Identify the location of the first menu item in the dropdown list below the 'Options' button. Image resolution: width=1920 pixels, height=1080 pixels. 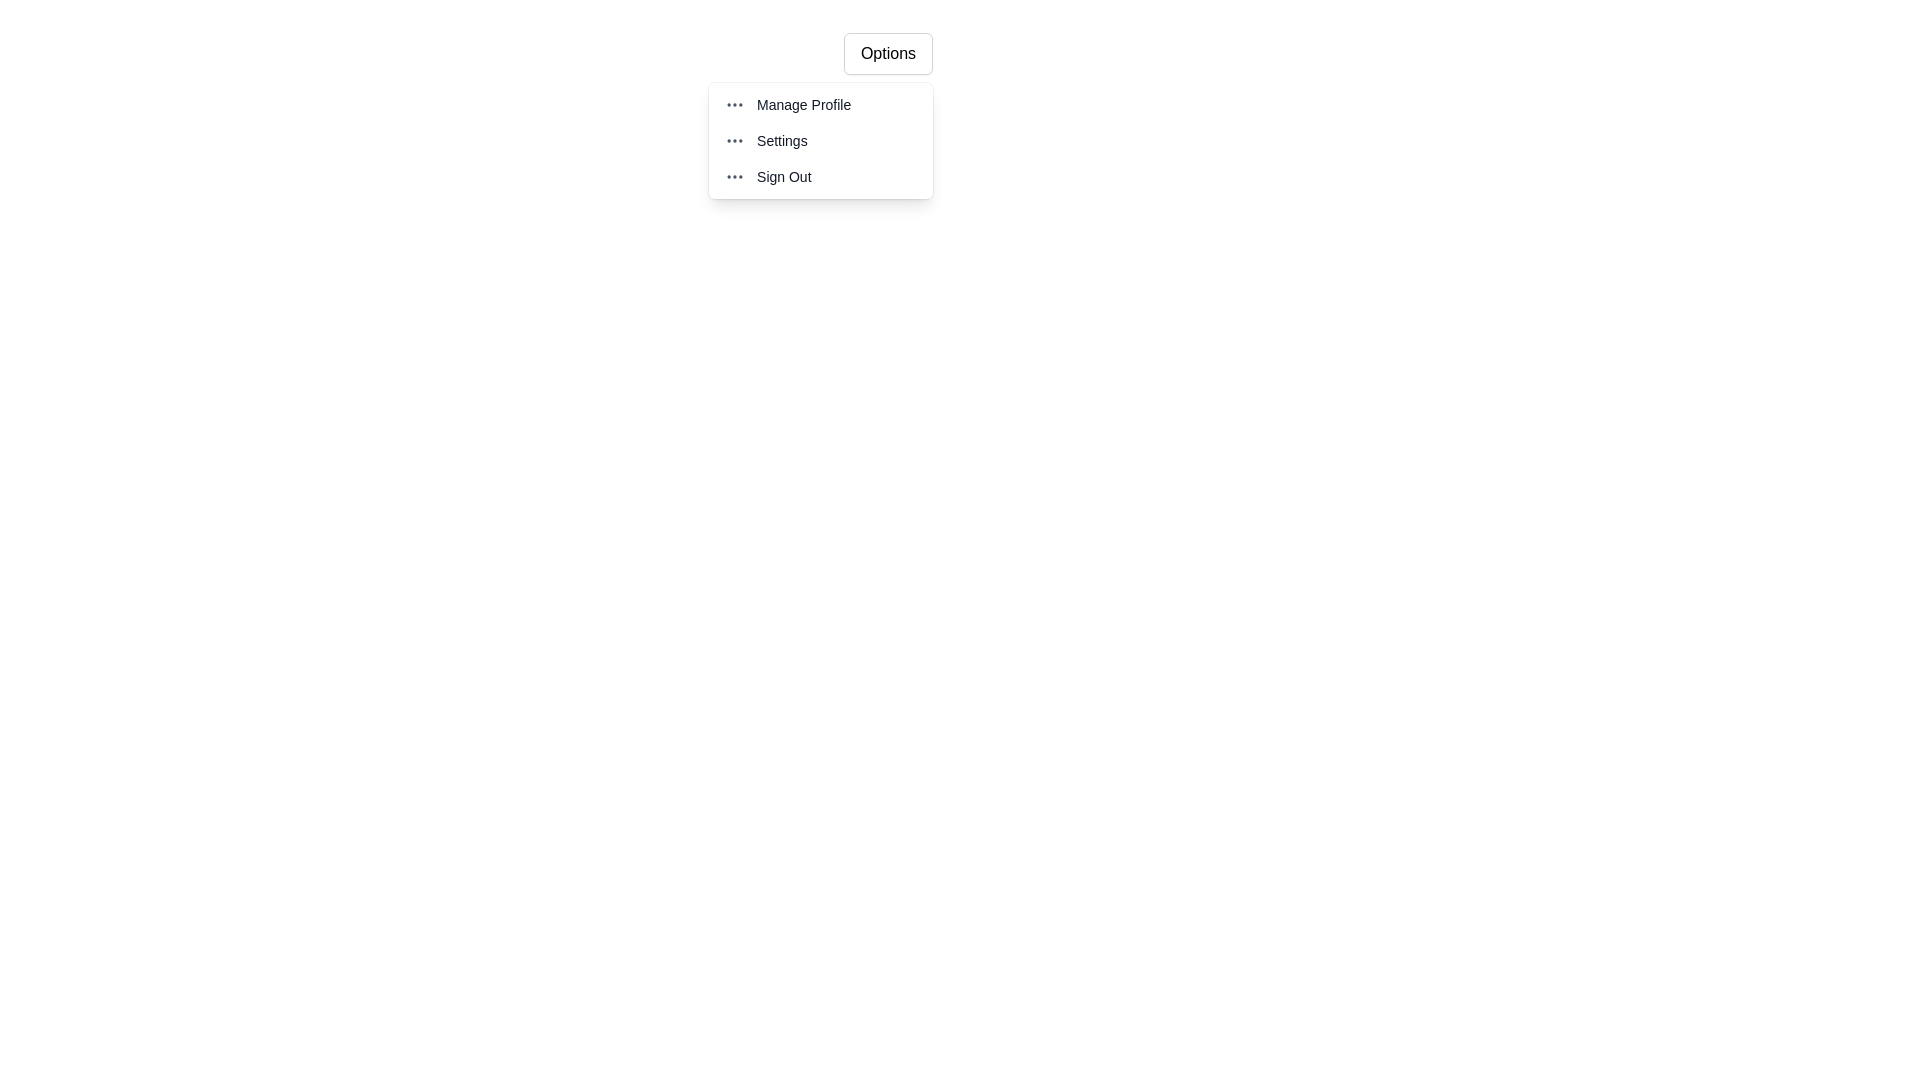
(820, 104).